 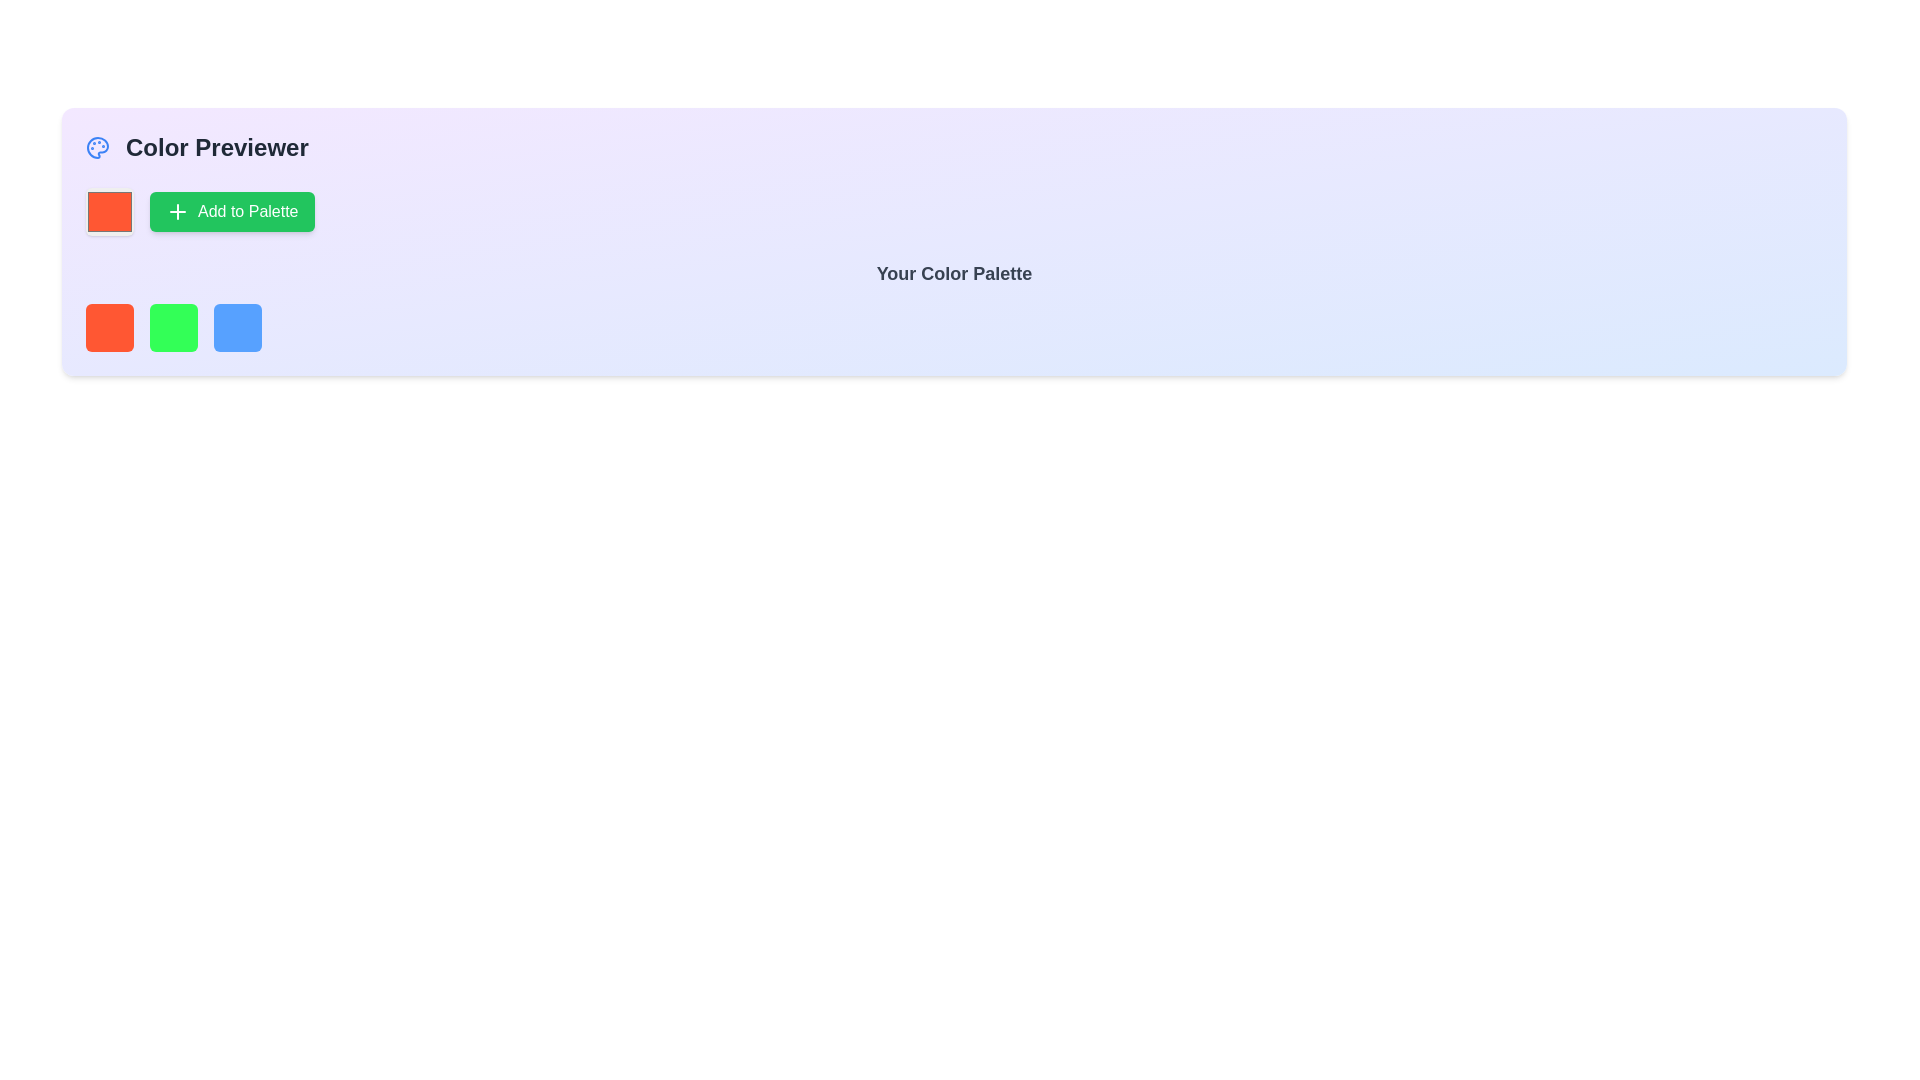 I want to click on the vibrant orange color block, which is the first square in a horizontal group of three colored squares at the lower section of the interface, so click(x=109, y=326).